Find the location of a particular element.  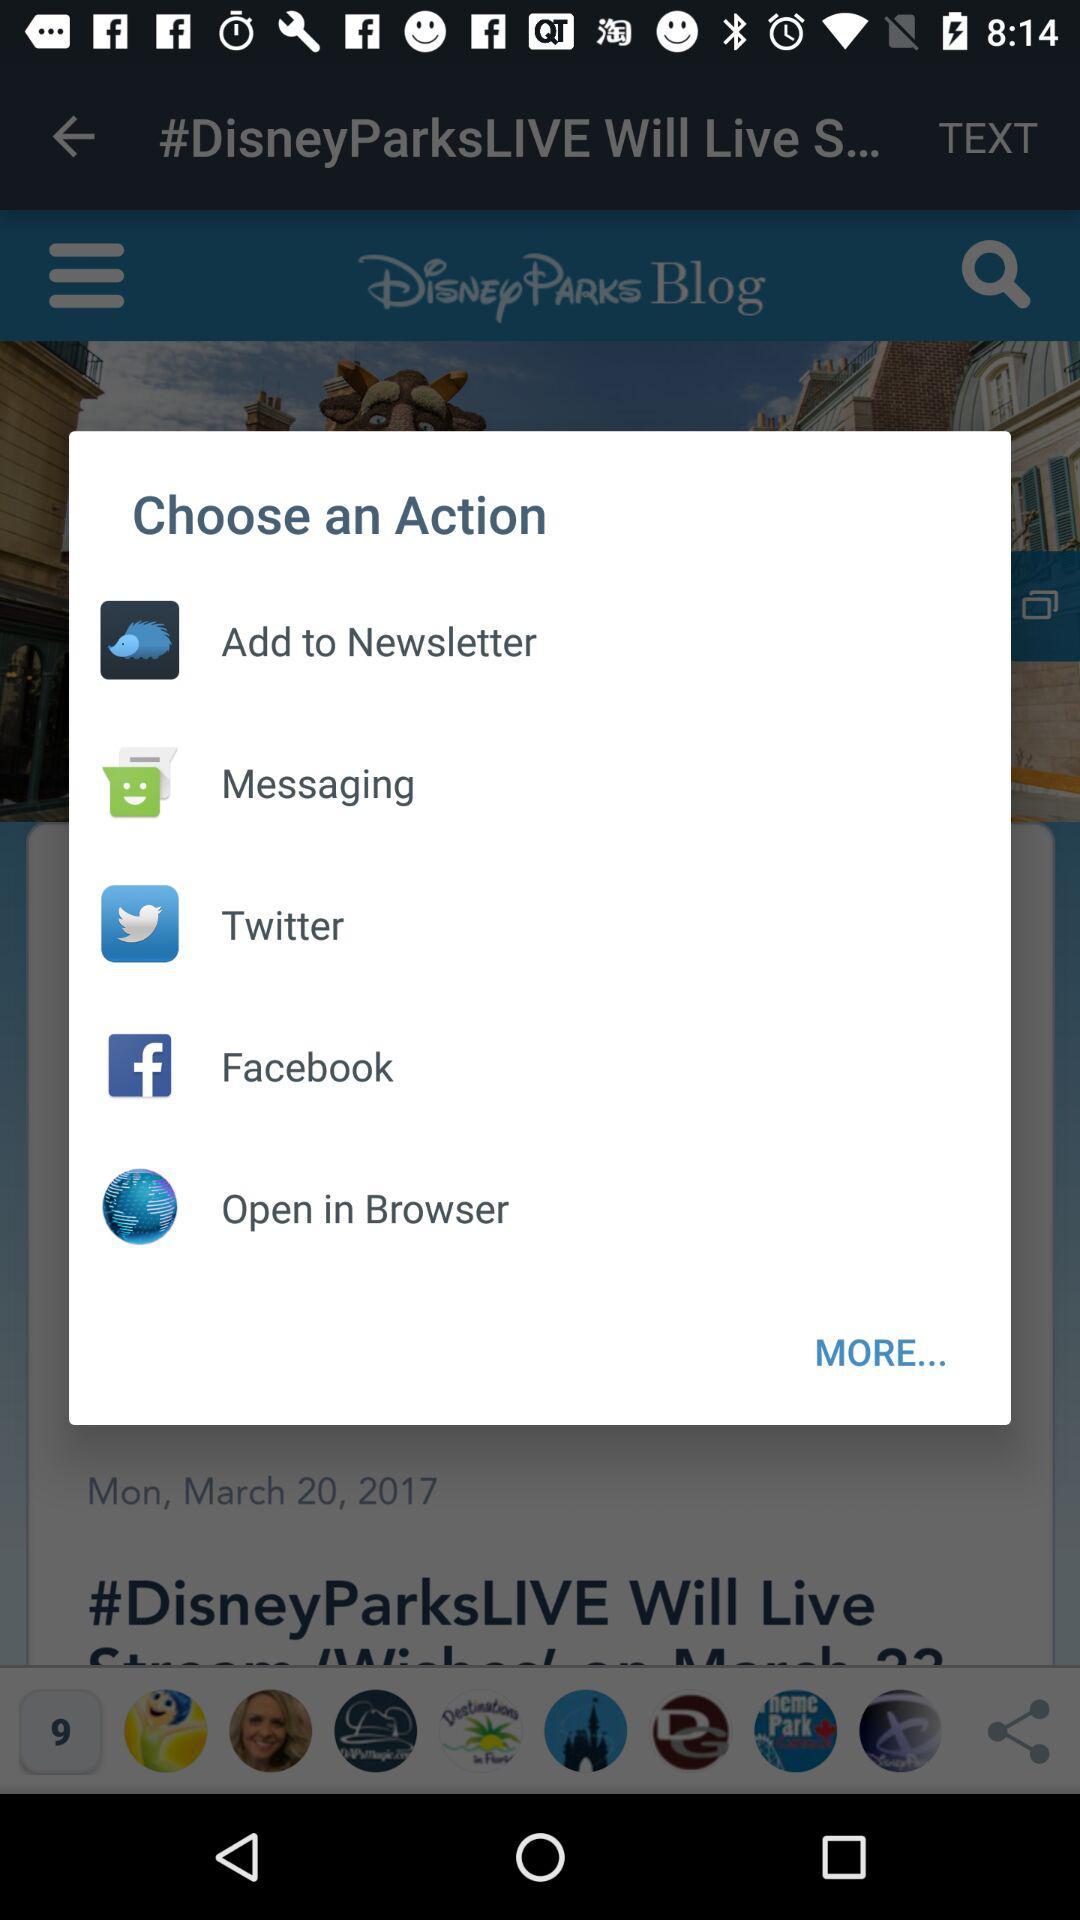

open in browser item is located at coordinates (343, 1206).